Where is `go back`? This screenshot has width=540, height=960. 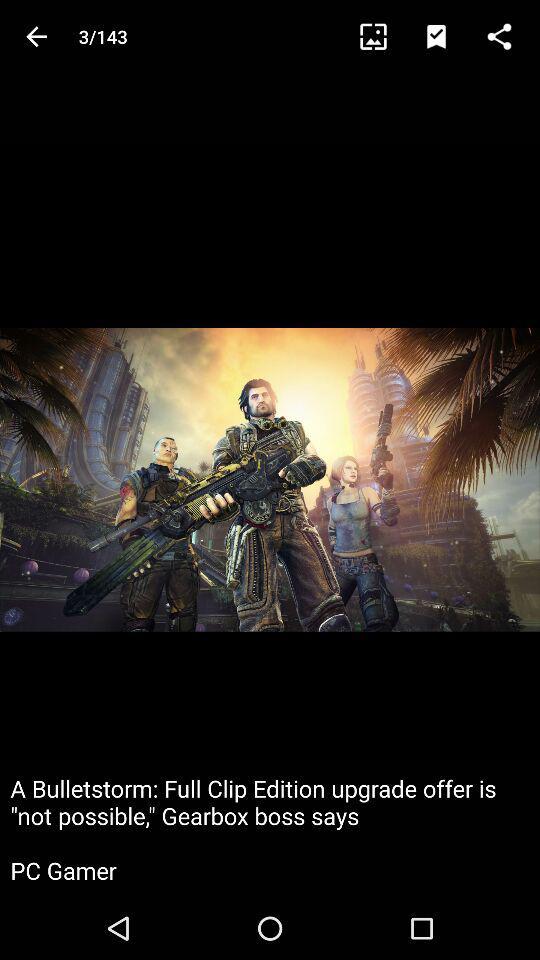
go back is located at coordinates (36, 35).